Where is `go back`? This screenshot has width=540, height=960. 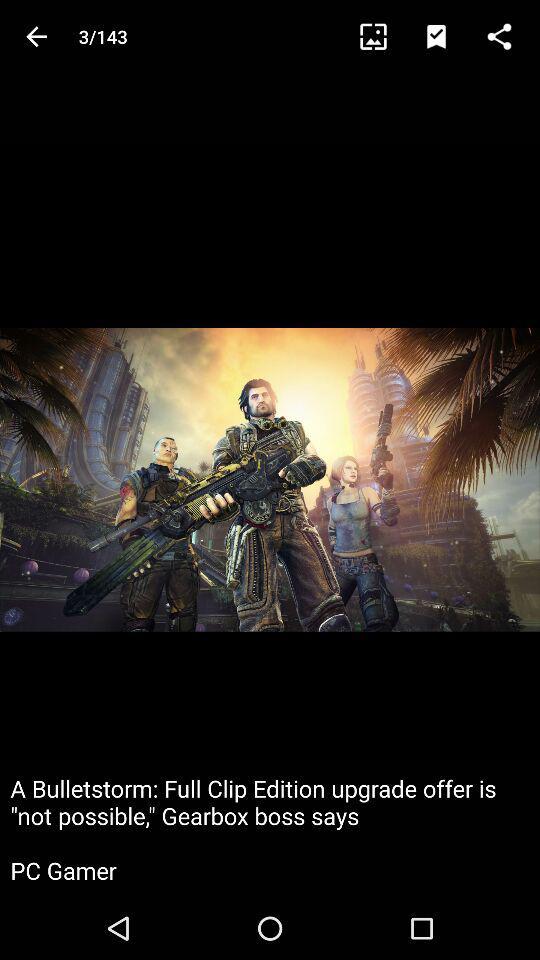
go back is located at coordinates (36, 35).